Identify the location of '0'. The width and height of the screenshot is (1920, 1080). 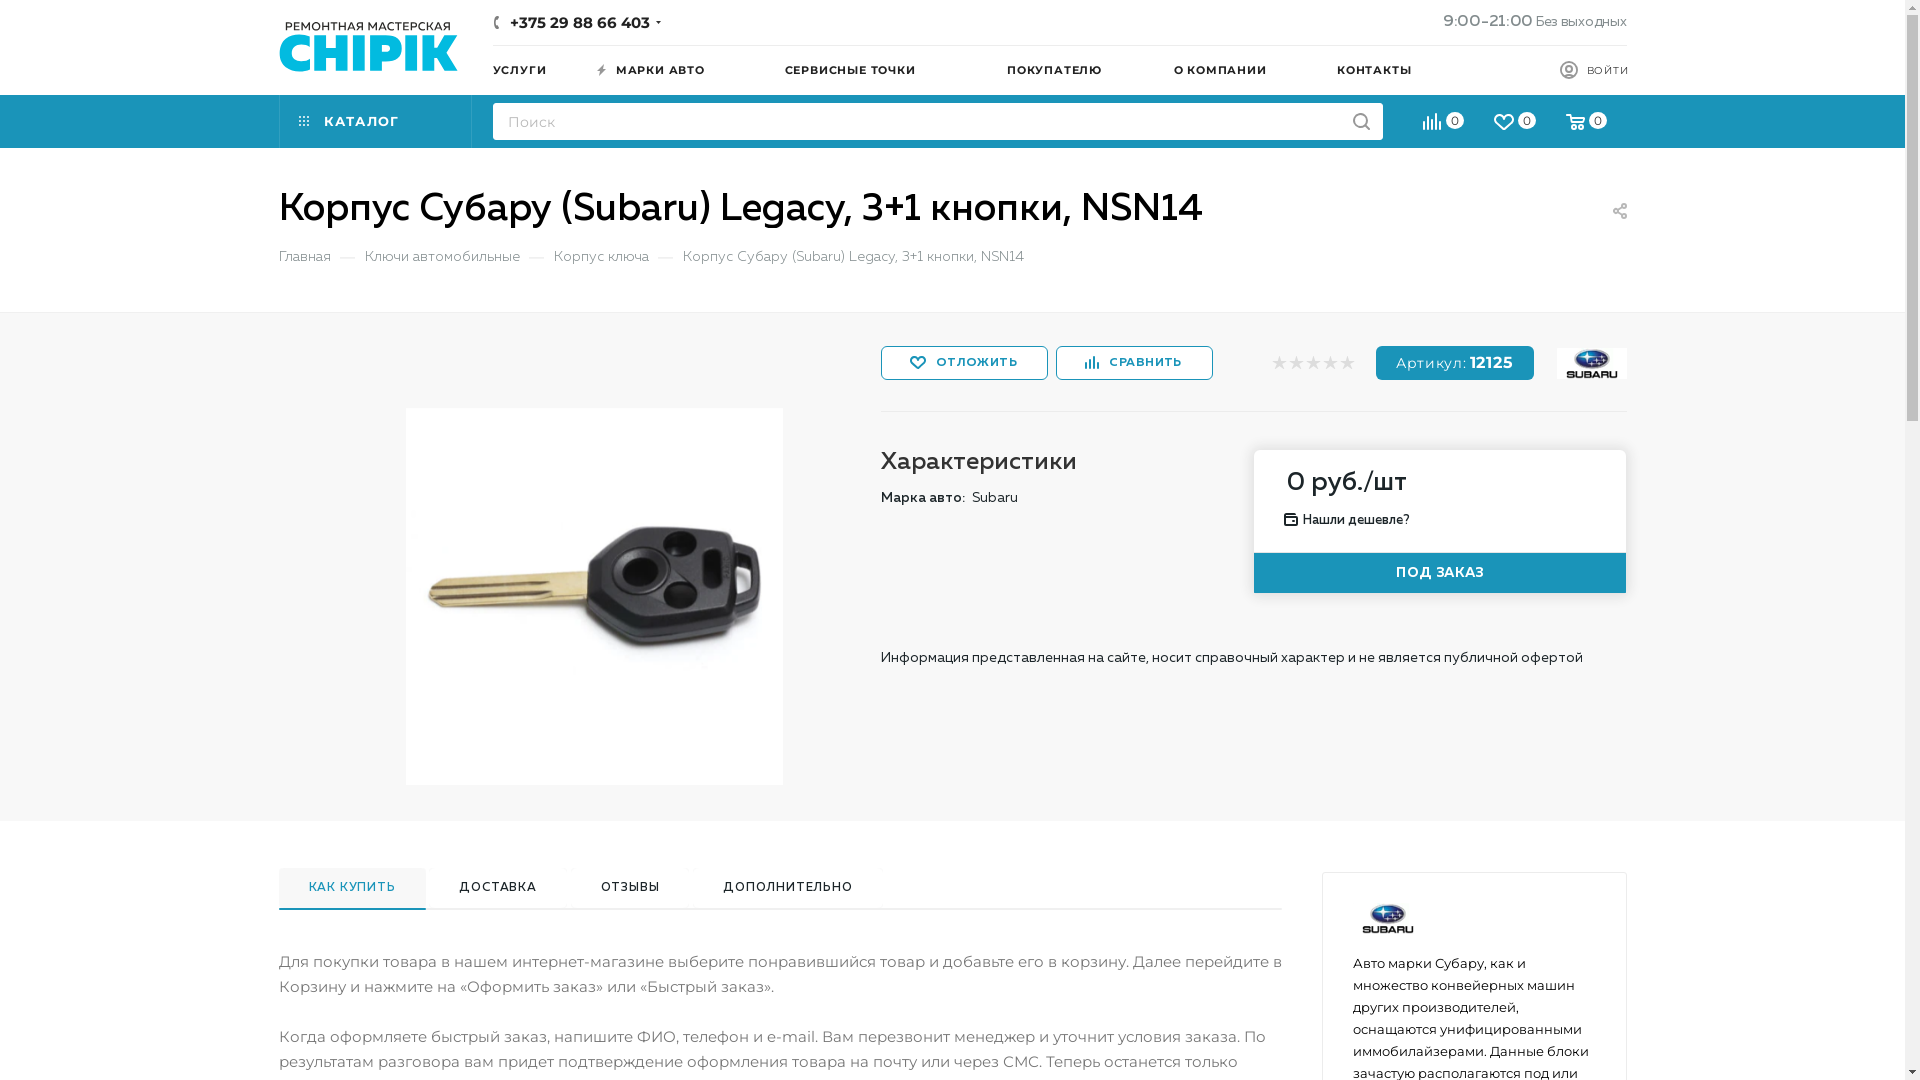
(1443, 124).